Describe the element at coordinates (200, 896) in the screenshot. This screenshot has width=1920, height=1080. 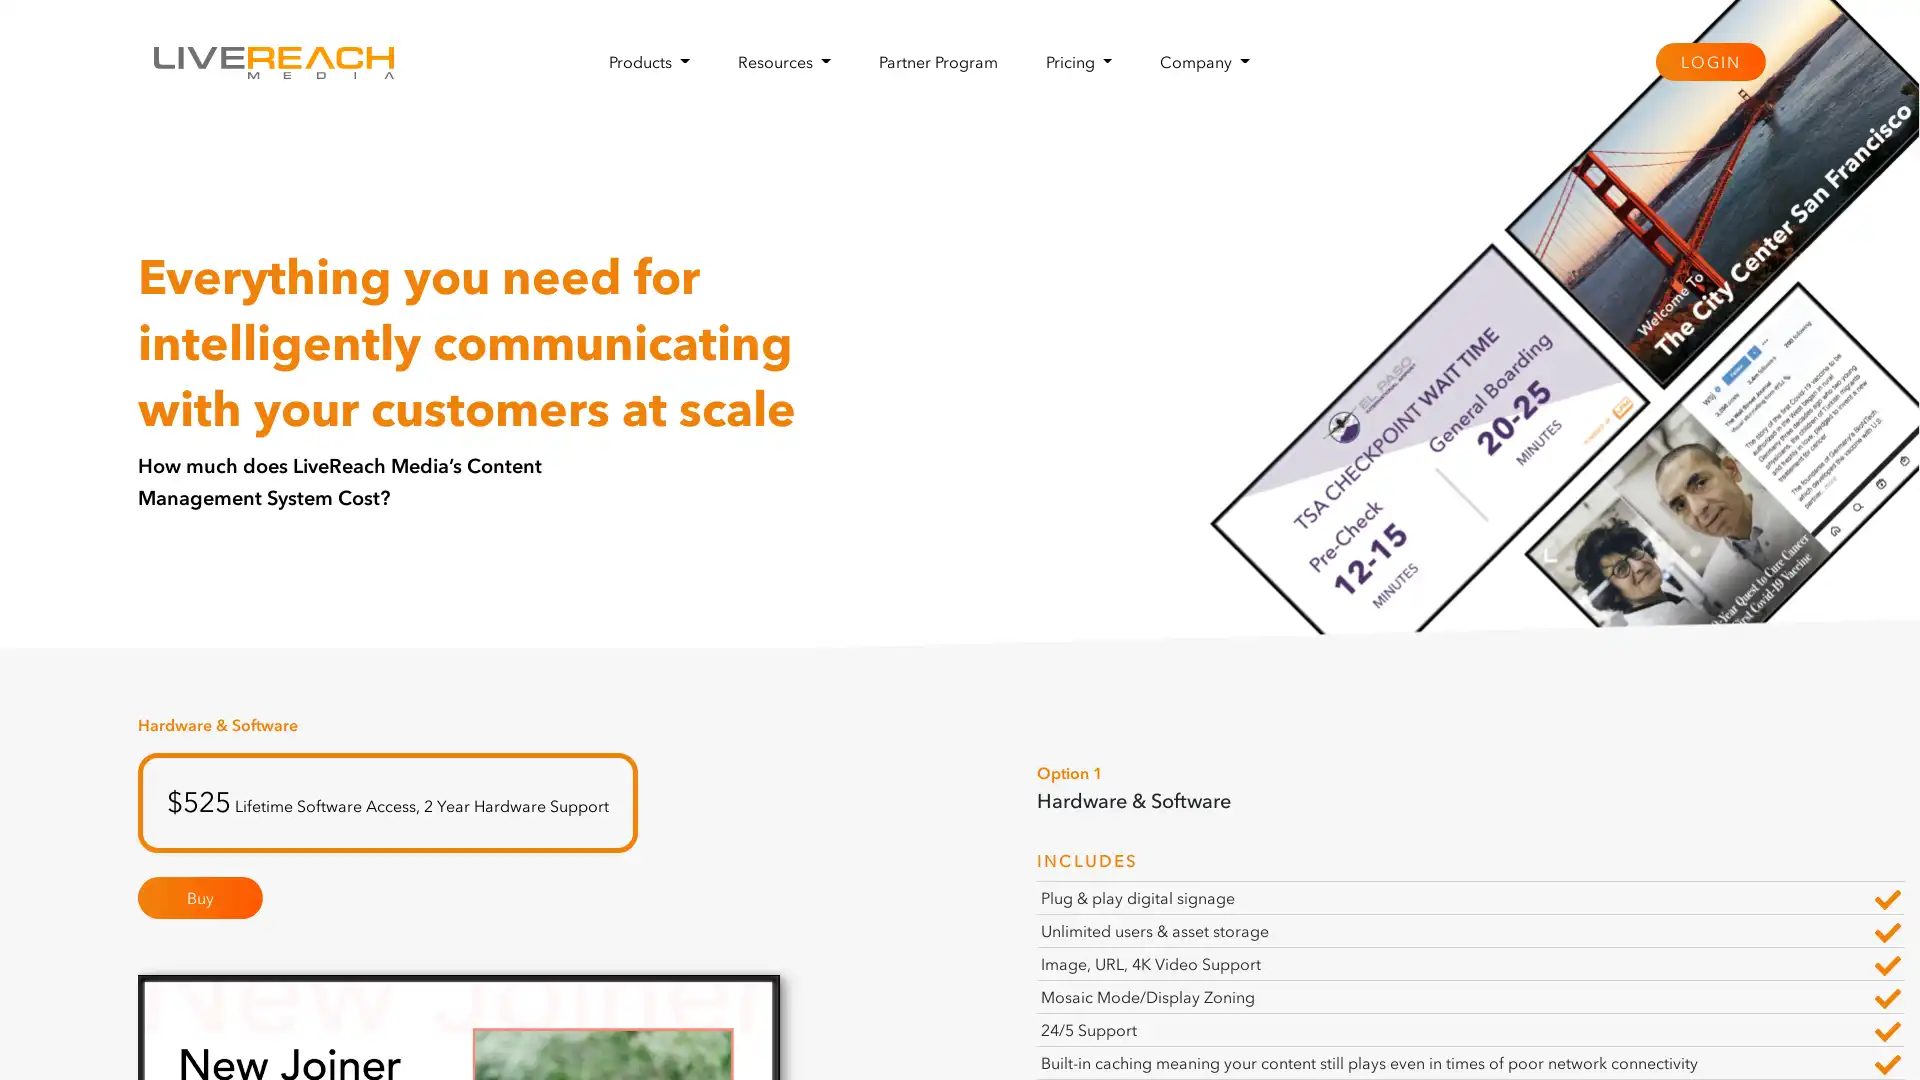
I see `Buy` at that location.